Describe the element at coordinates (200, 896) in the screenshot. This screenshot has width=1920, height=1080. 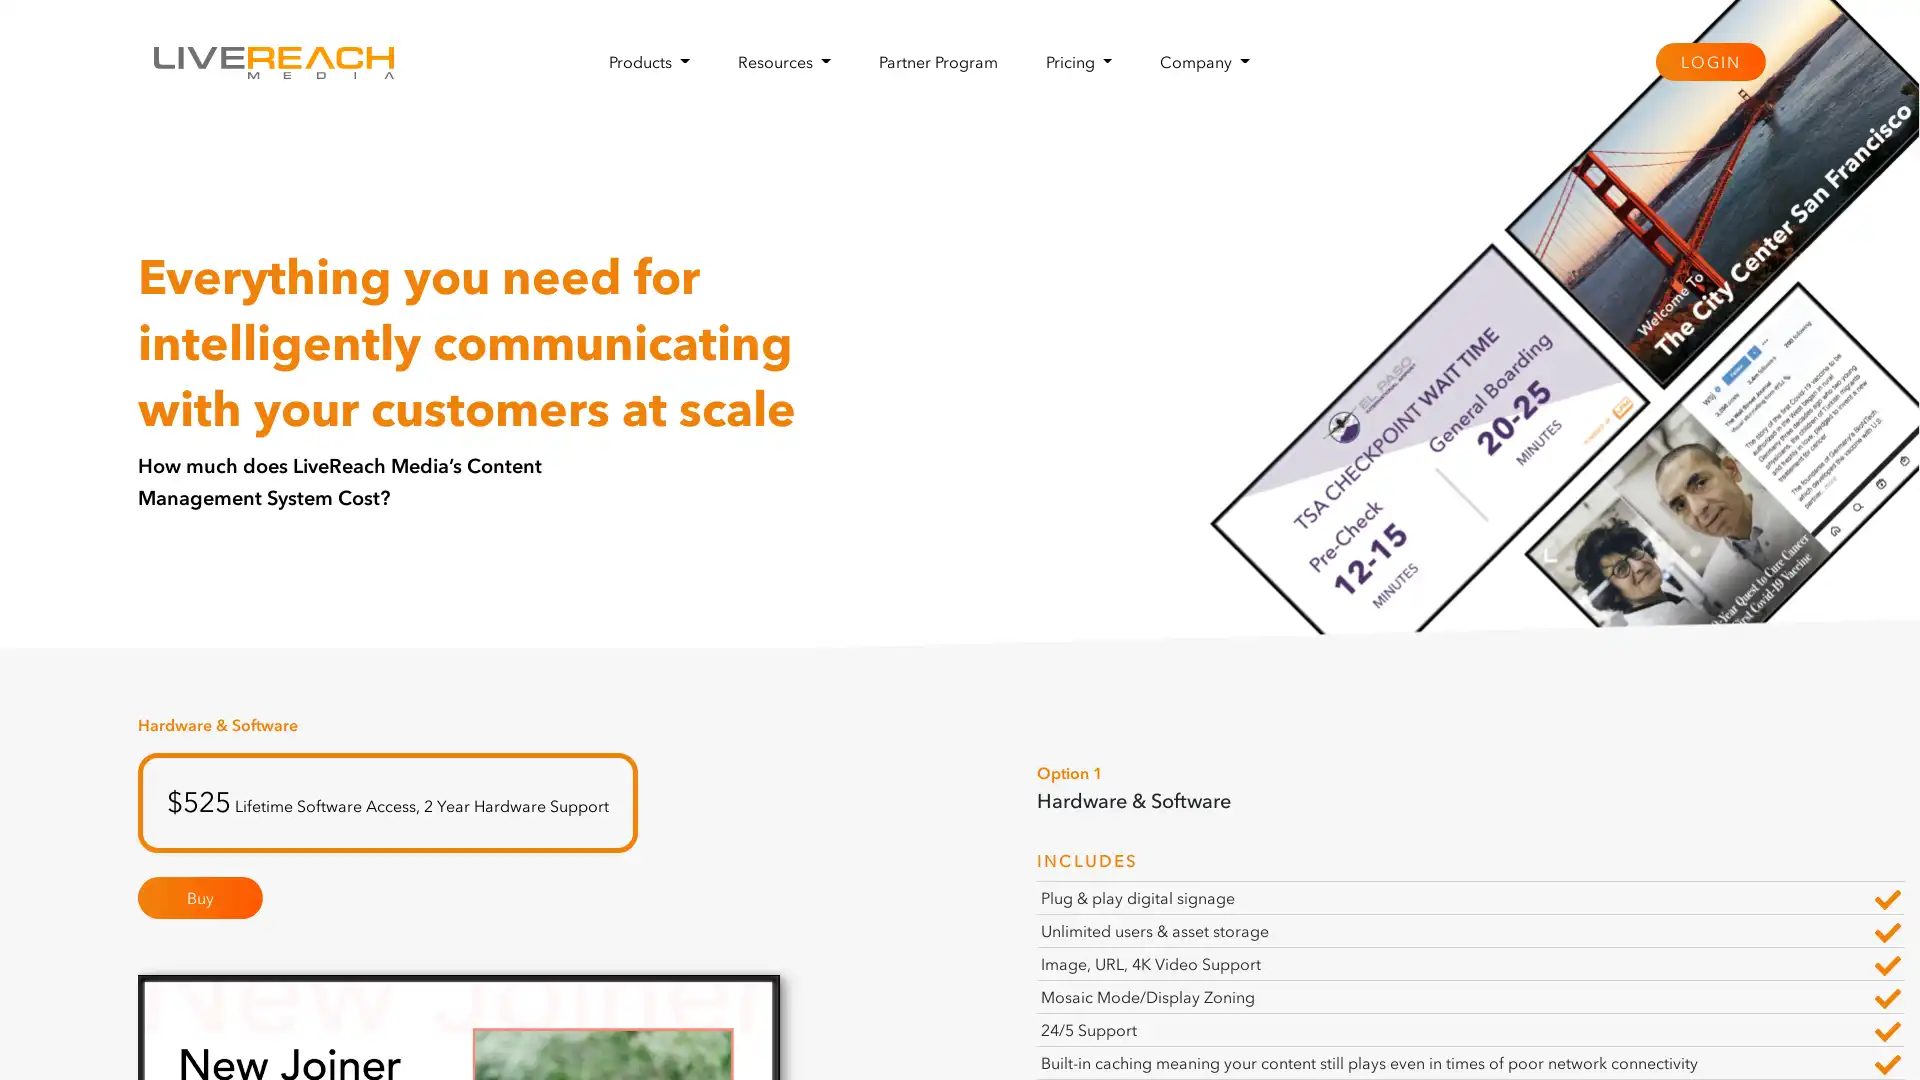
I see `Buy` at that location.